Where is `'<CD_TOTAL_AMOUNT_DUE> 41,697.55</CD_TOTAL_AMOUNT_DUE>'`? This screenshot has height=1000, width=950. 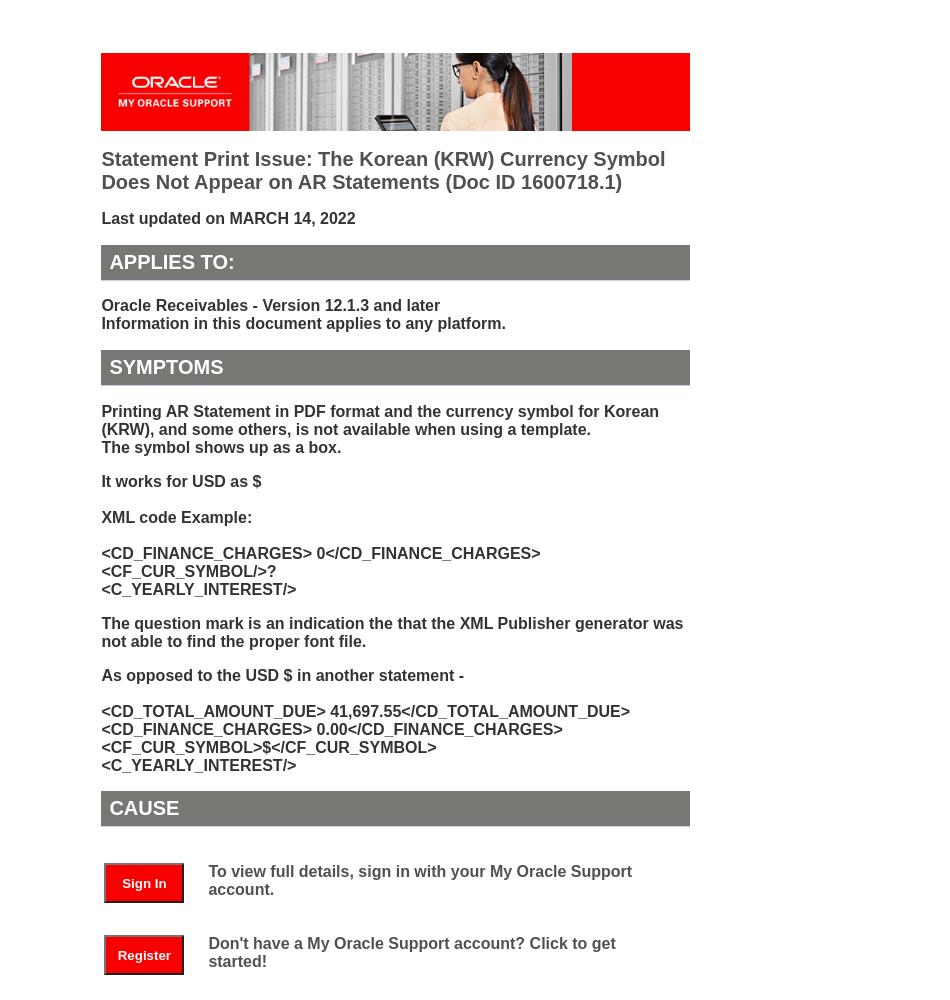 '<CD_TOTAL_AMOUNT_DUE> 41,697.55</CD_TOTAL_AMOUNT_DUE>' is located at coordinates (364, 709).